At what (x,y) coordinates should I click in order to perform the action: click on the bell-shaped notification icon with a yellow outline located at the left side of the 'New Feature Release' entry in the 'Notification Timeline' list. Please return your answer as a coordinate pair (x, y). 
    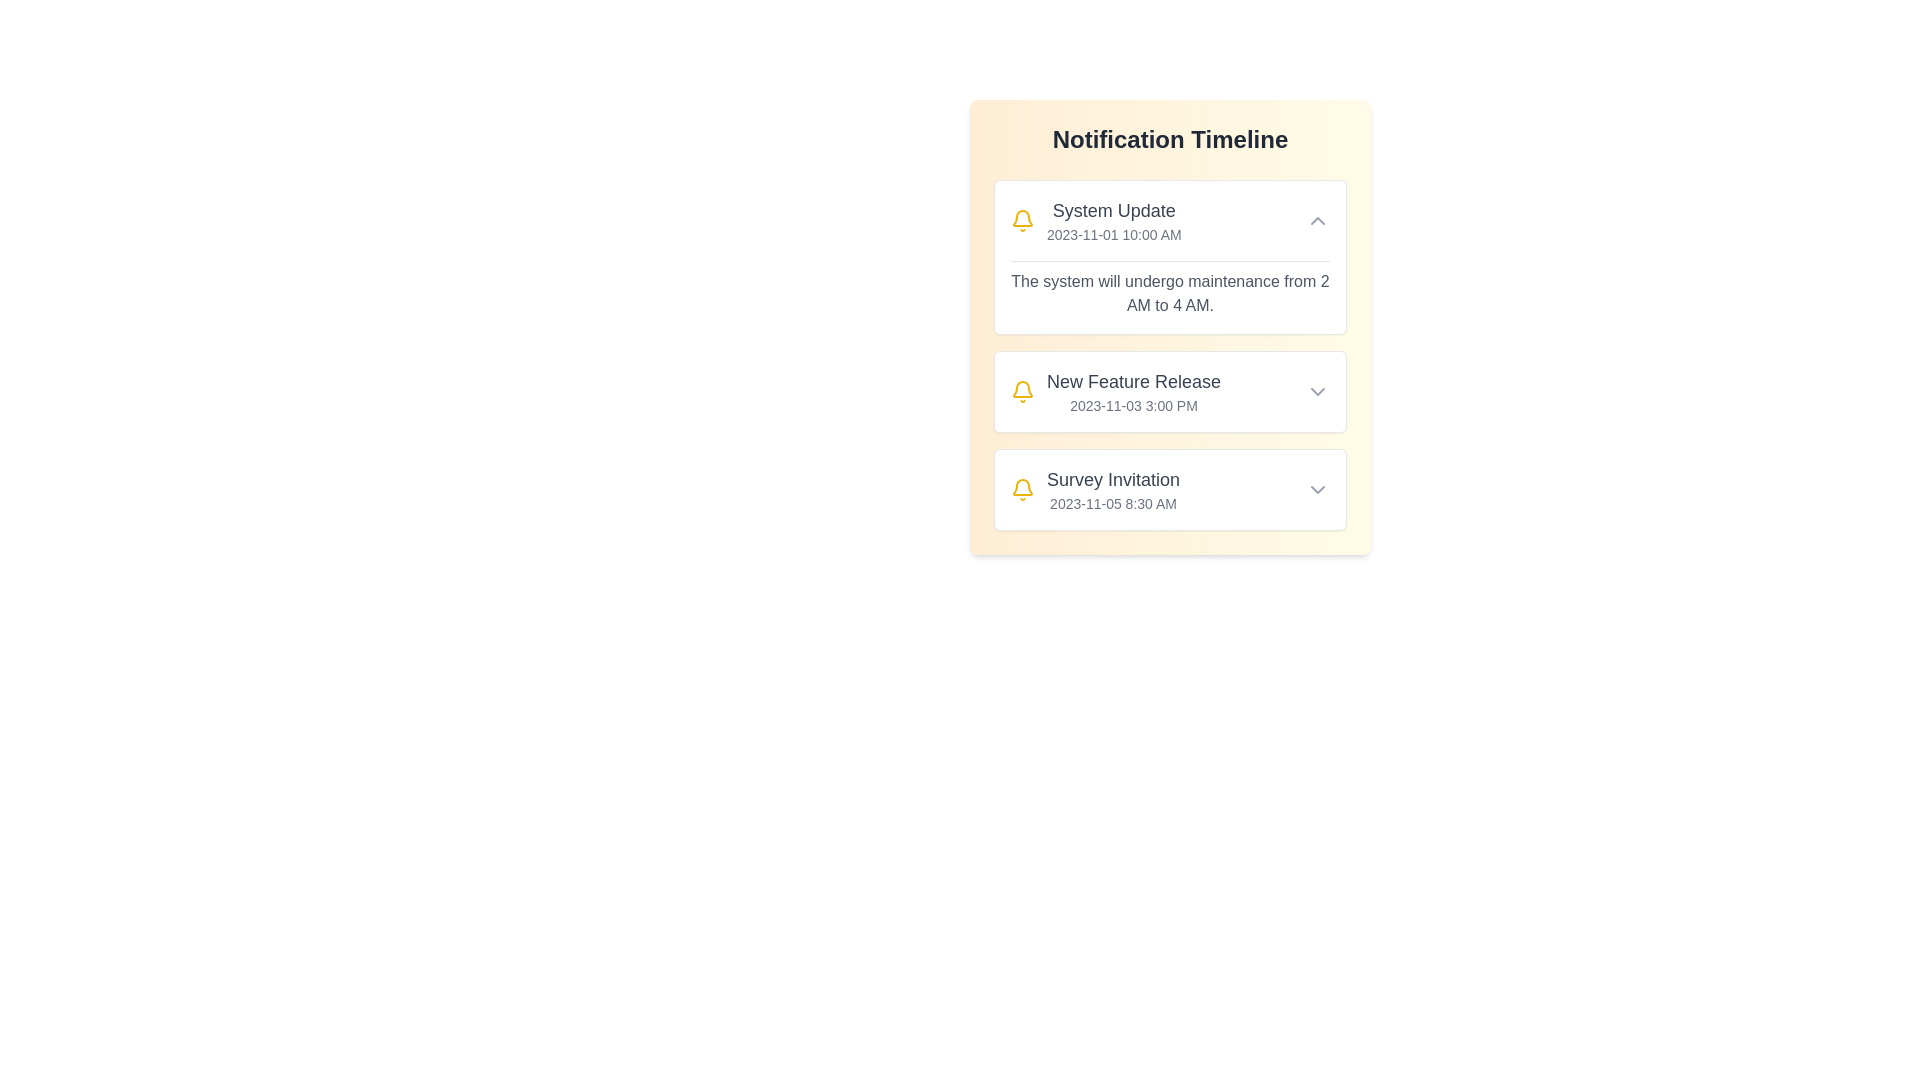
    Looking at the image, I should click on (1022, 392).